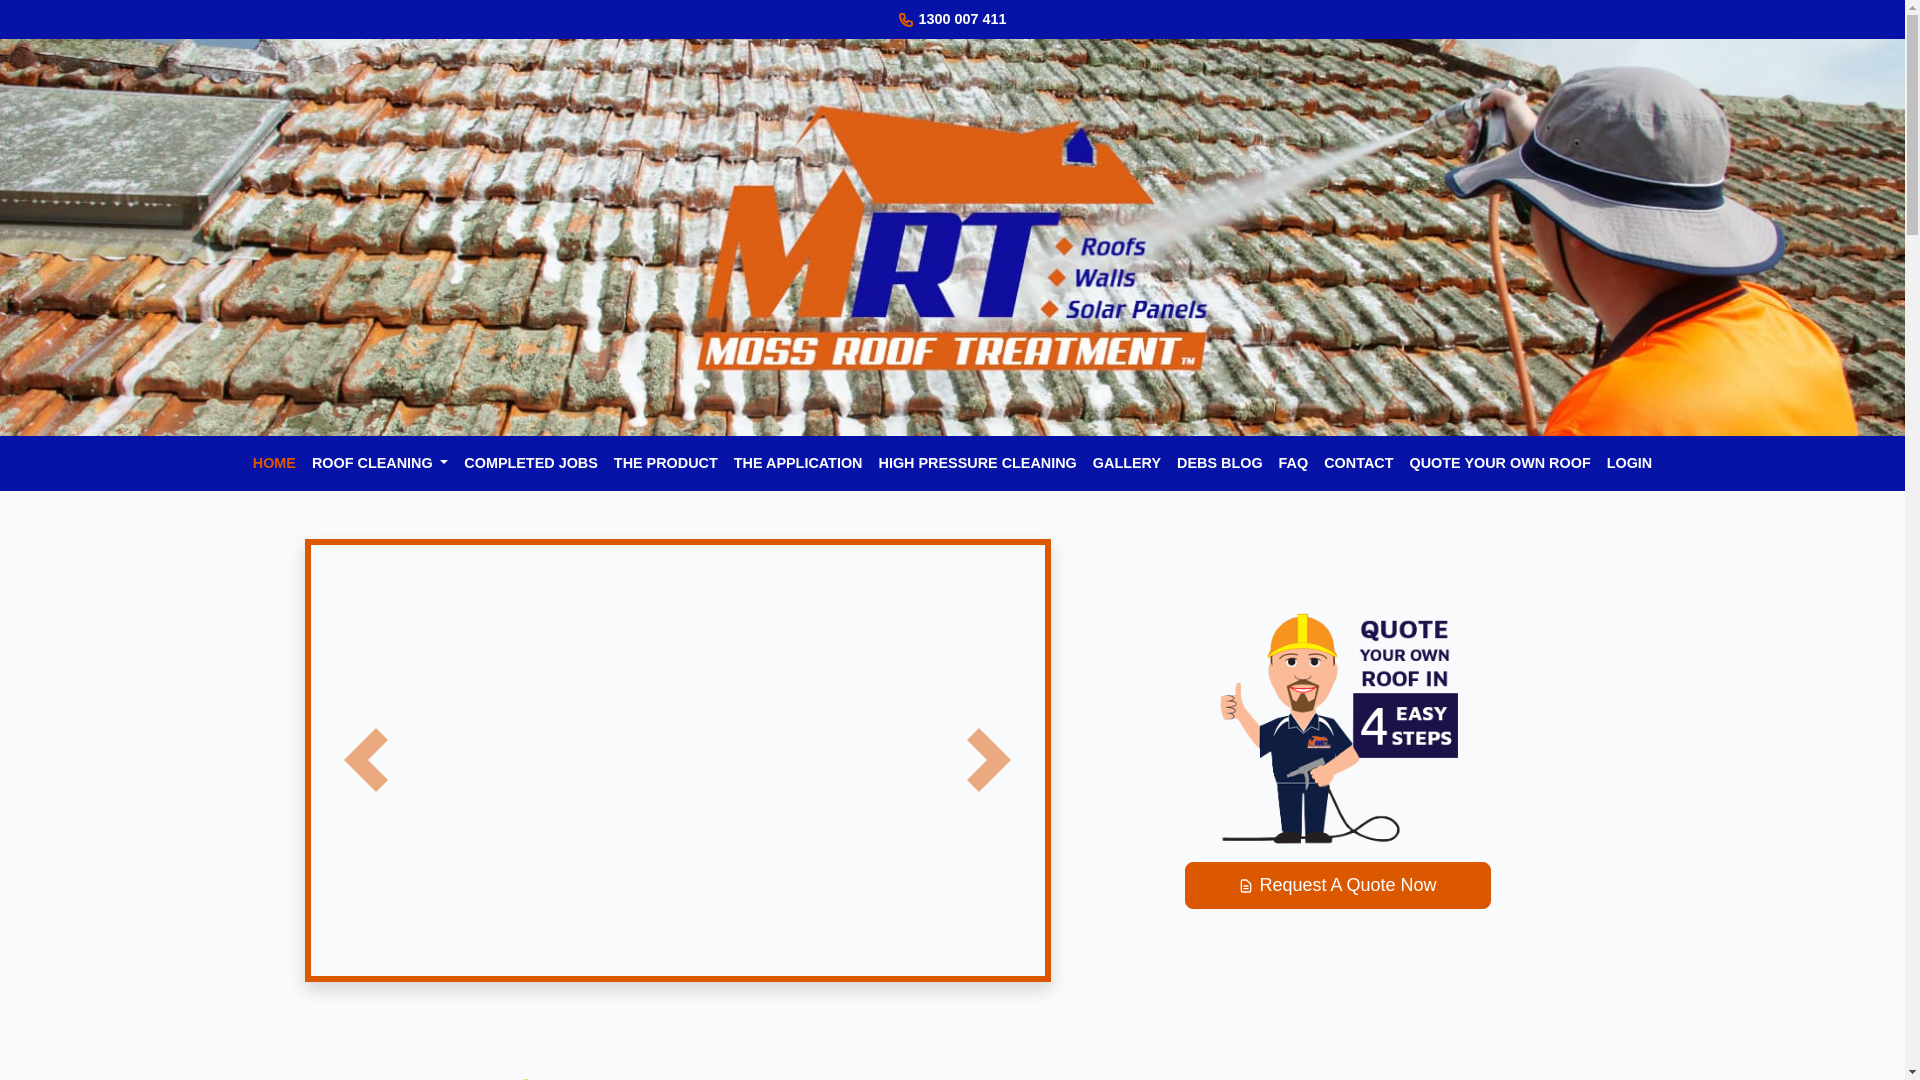  What do you see at coordinates (1127, 463) in the screenshot?
I see `'GALLERY'` at bounding box center [1127, 463].